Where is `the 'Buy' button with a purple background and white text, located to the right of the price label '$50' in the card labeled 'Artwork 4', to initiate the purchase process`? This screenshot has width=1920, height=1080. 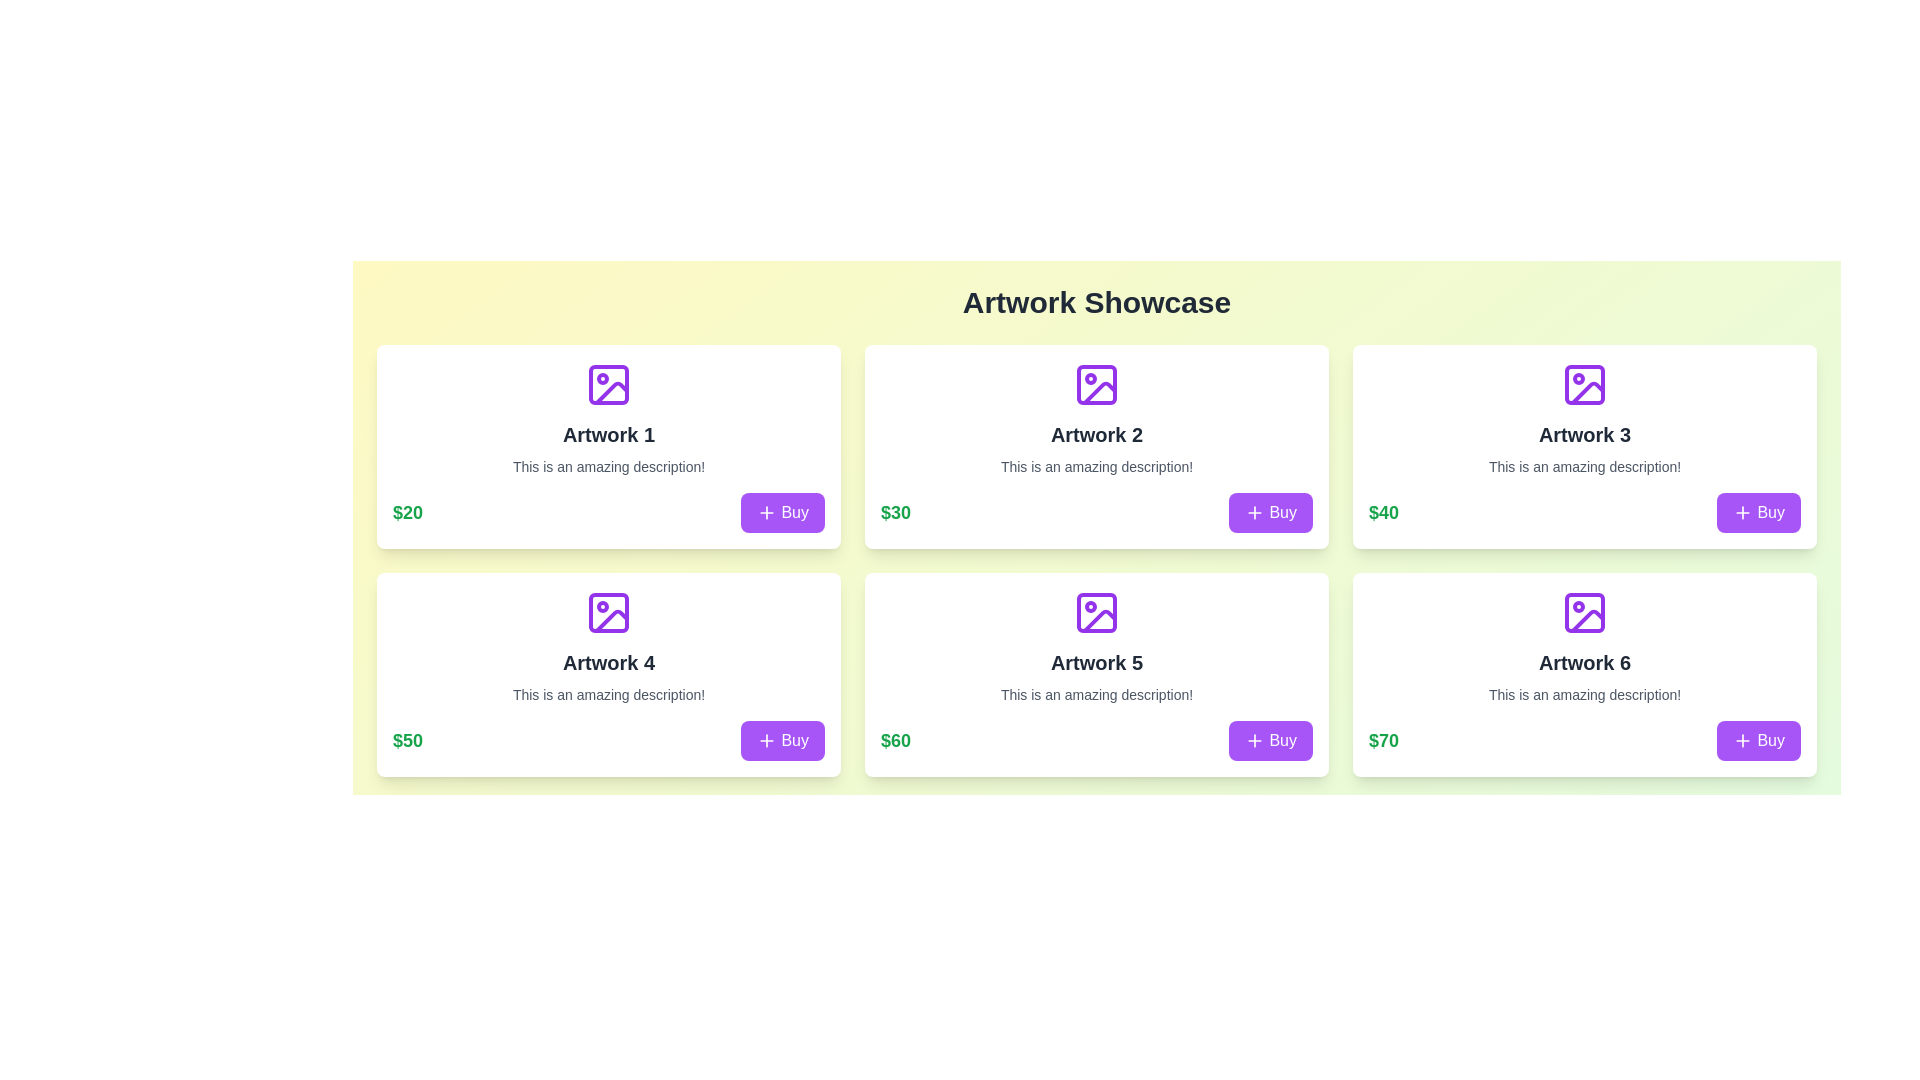 the 'Buy' button with a purple background and white text, located to the right of the price label '$50' in the card labeled 'Artwork 4', to initiate the purchase process is located at coordinates (782, 740).